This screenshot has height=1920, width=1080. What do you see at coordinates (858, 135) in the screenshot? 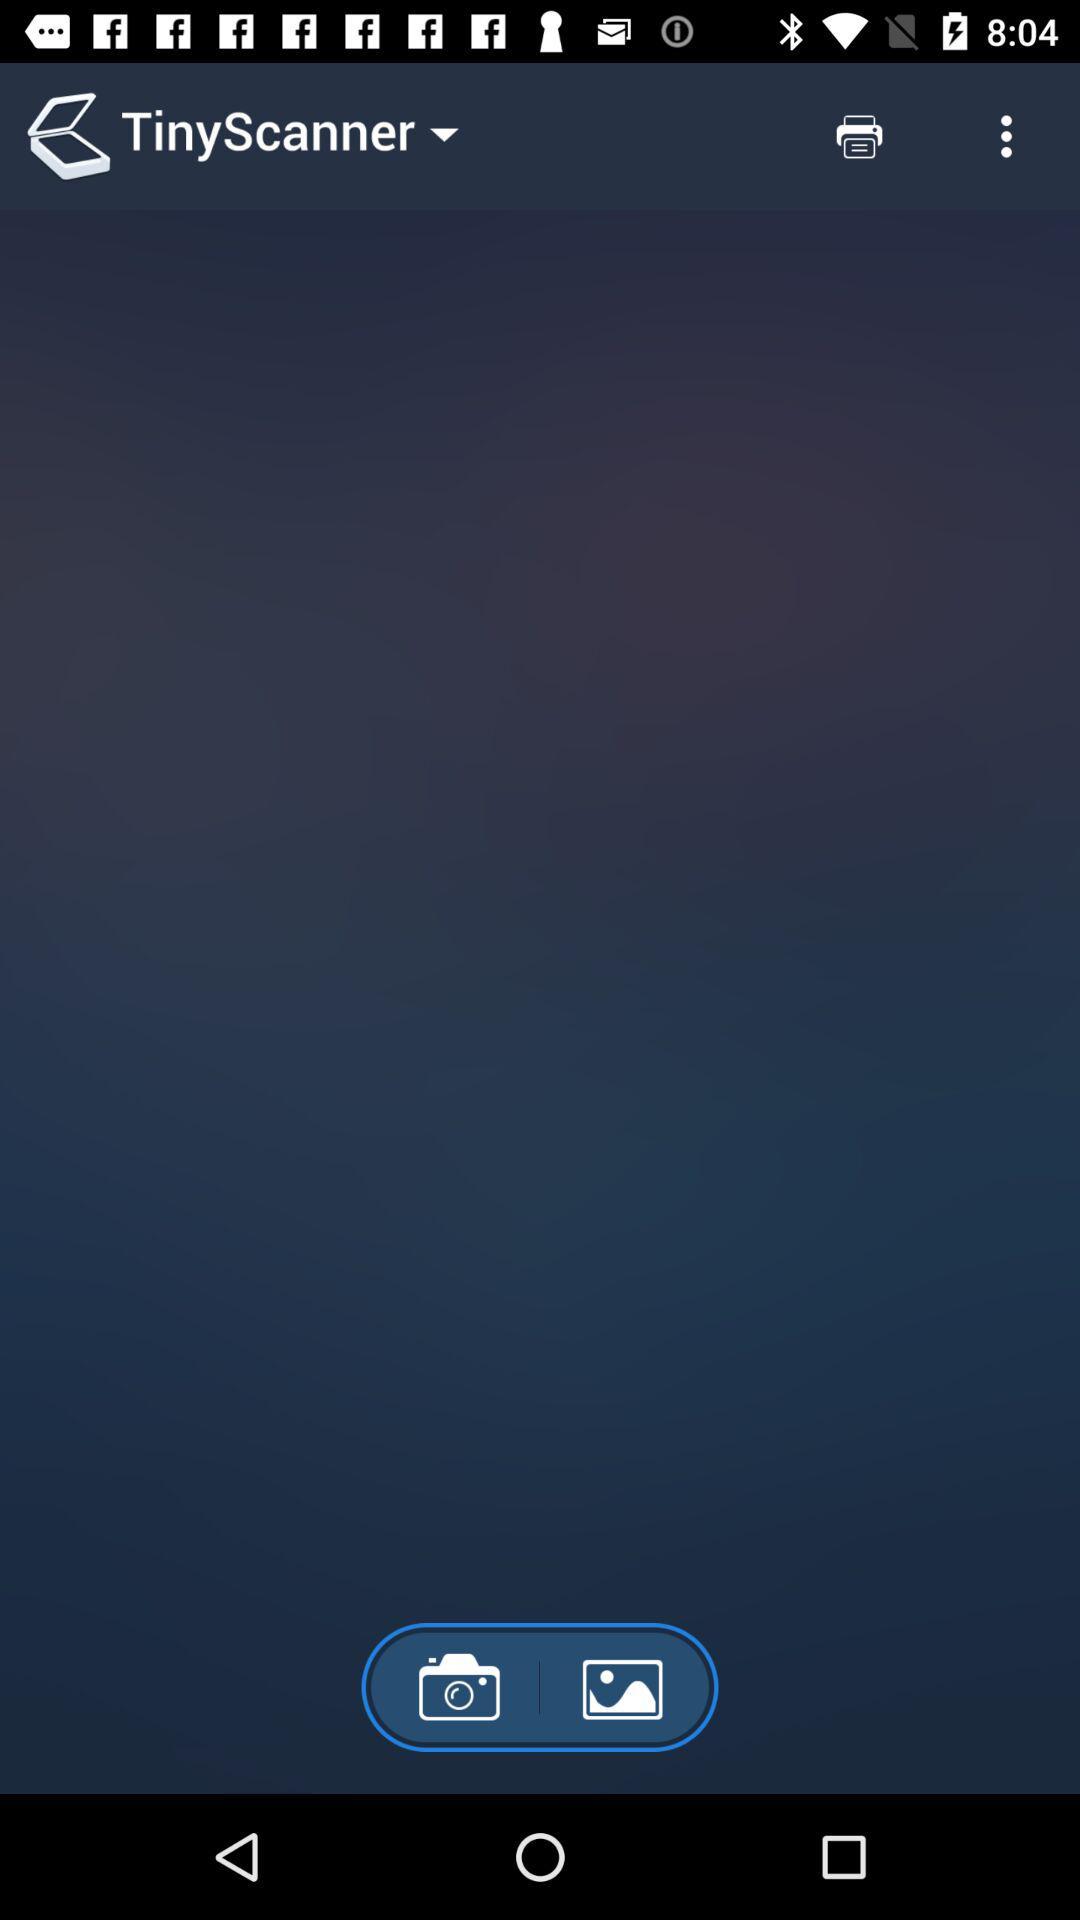
I see `the repeat icon` at bounding box center [858, 135].